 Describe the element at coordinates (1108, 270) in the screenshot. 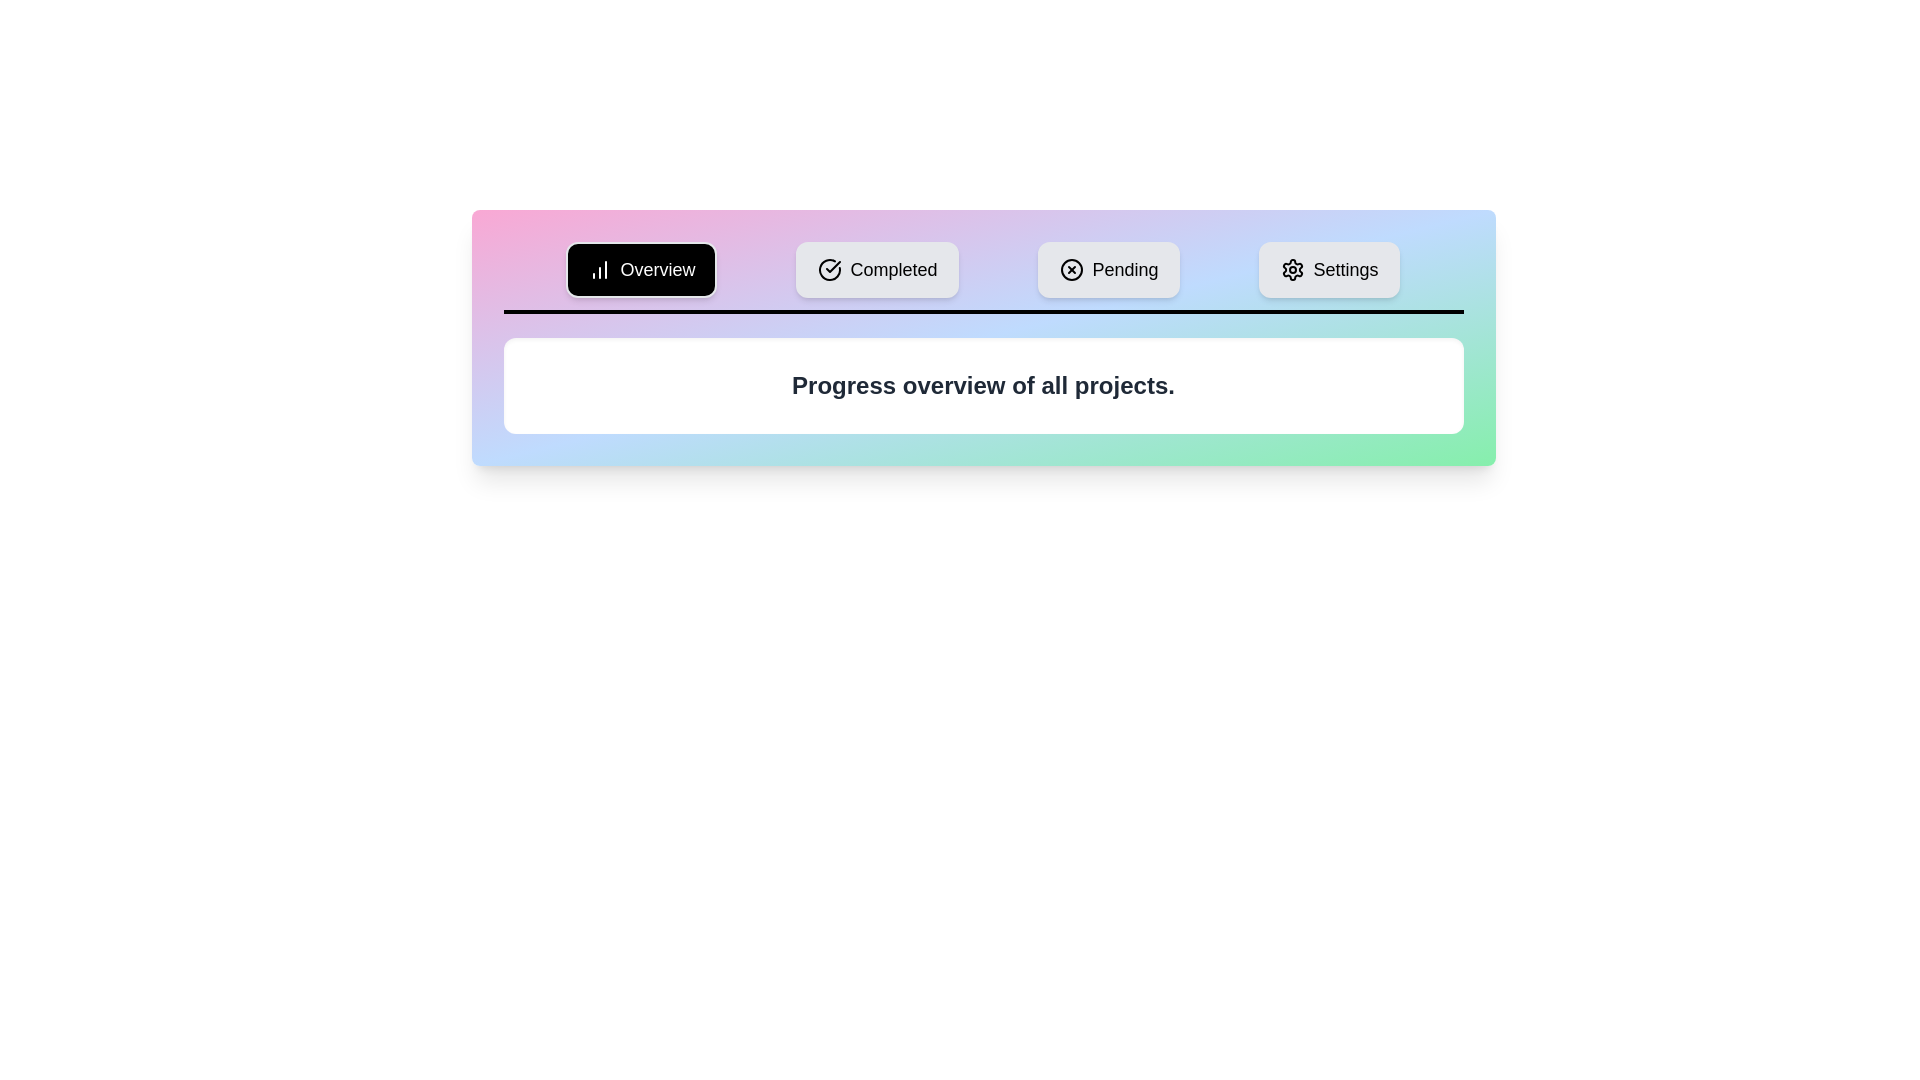

I see `the Pending tab to view its content` at that location.